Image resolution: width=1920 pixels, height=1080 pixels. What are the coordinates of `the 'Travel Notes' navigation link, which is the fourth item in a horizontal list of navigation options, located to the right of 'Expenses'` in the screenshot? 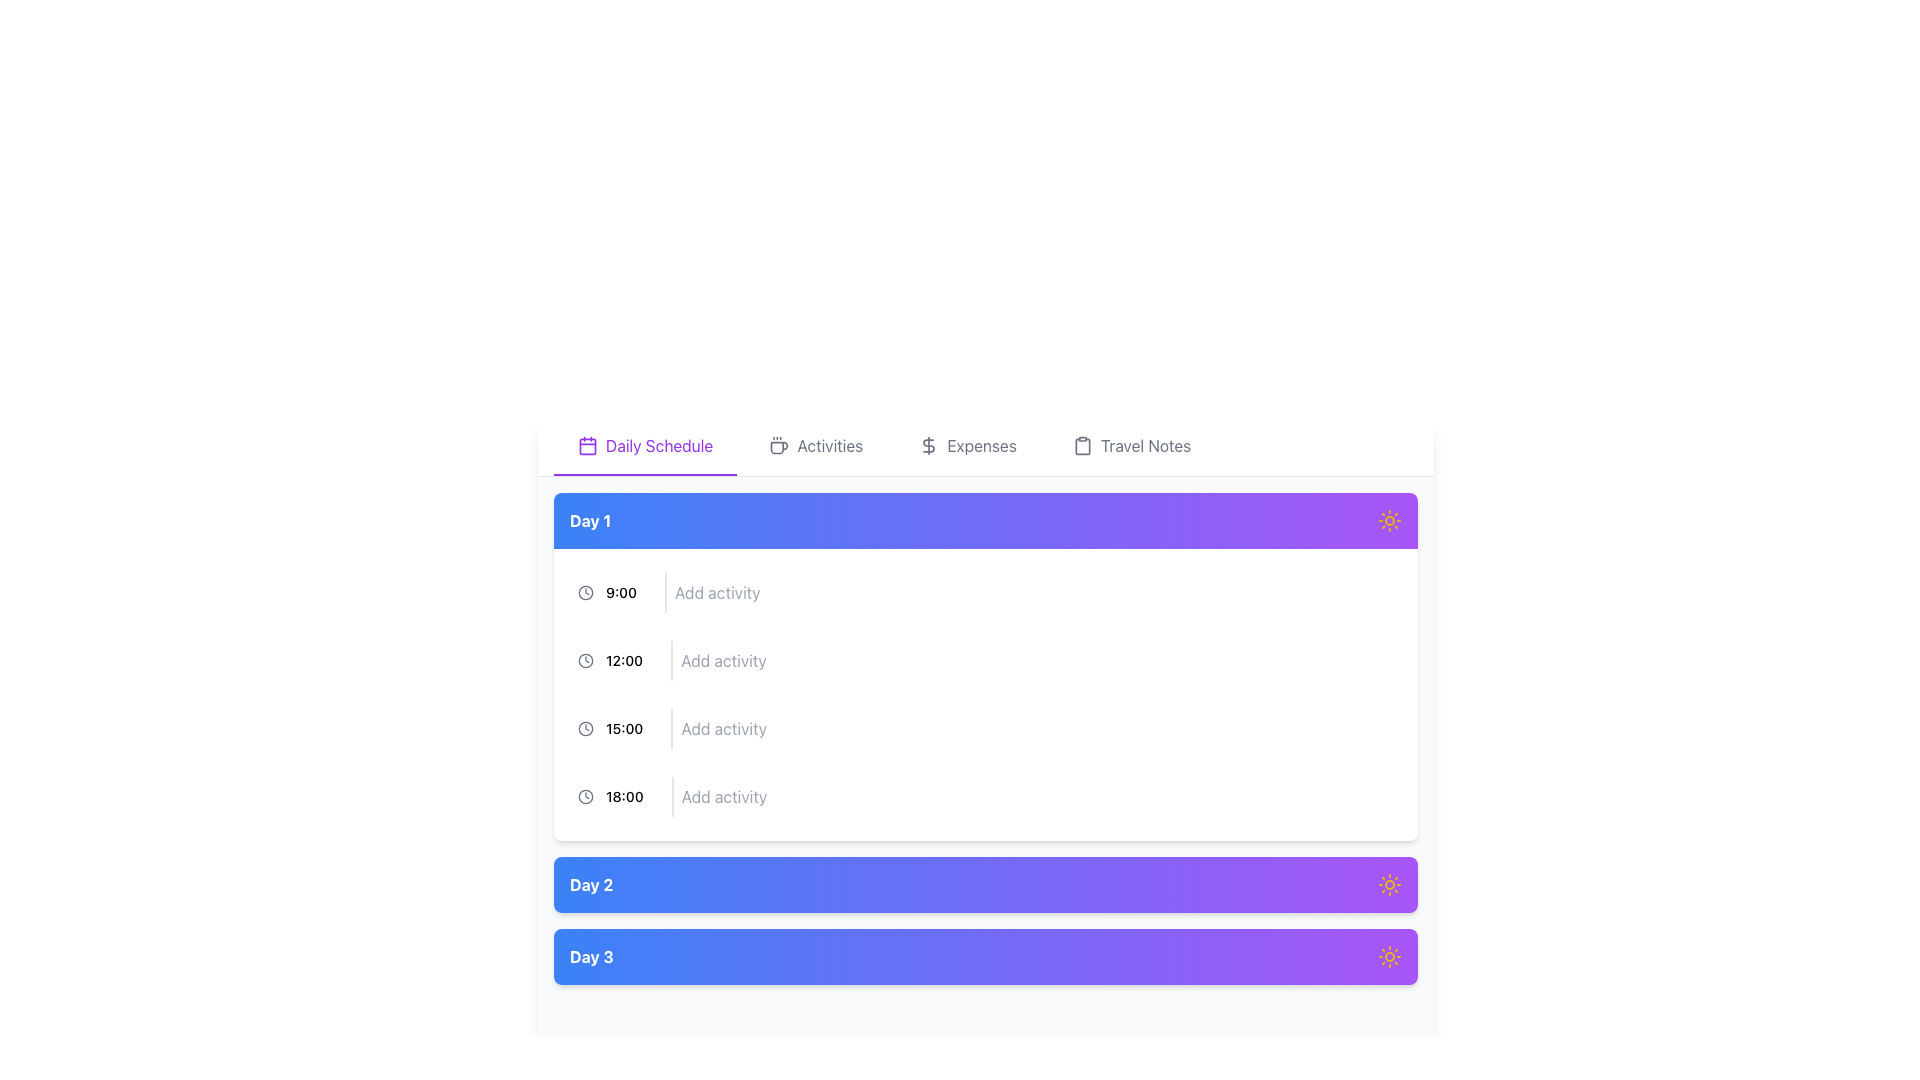 It's located at (1132, 446).